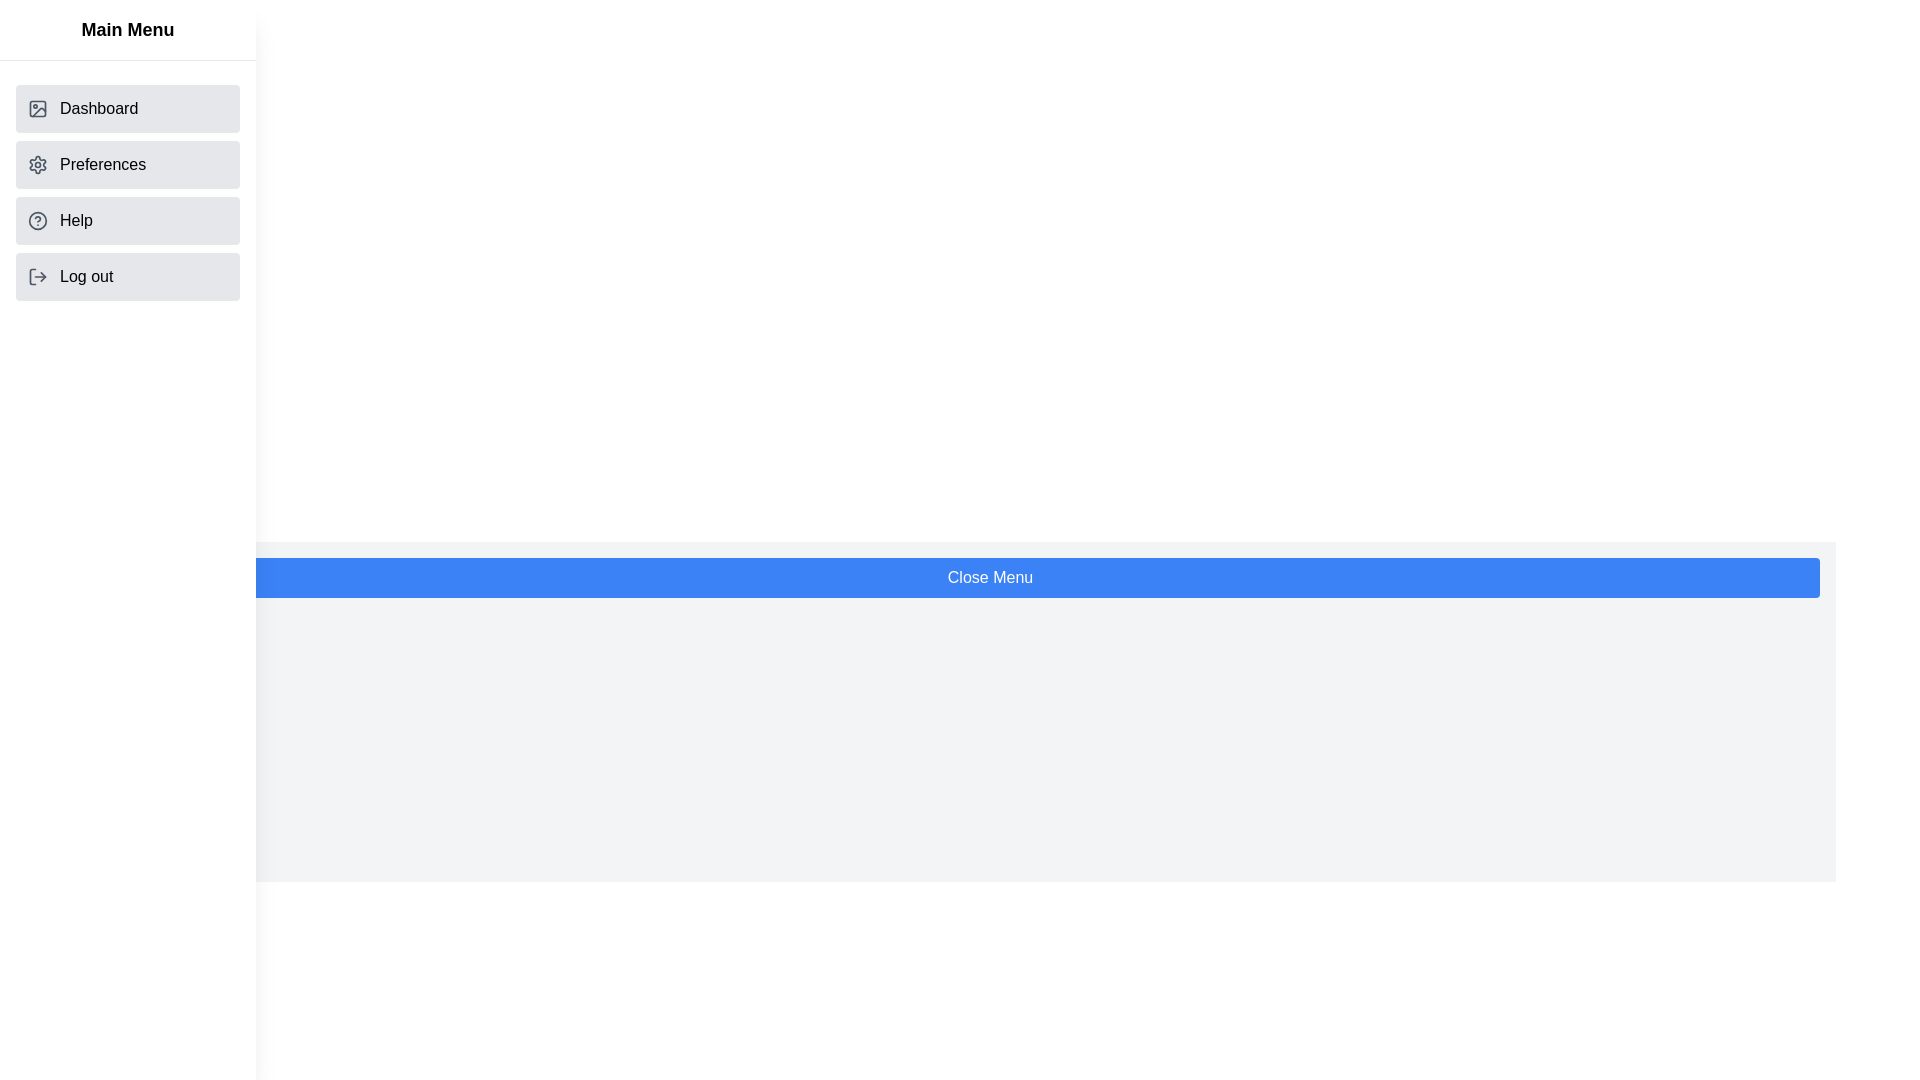 The height and width of the screenshot is (1080, 1920). What do you see at coordinates (127, 164) in the screenshot?
I see `the 'Preferences' option in the menu` at bounding box center [127, 164].